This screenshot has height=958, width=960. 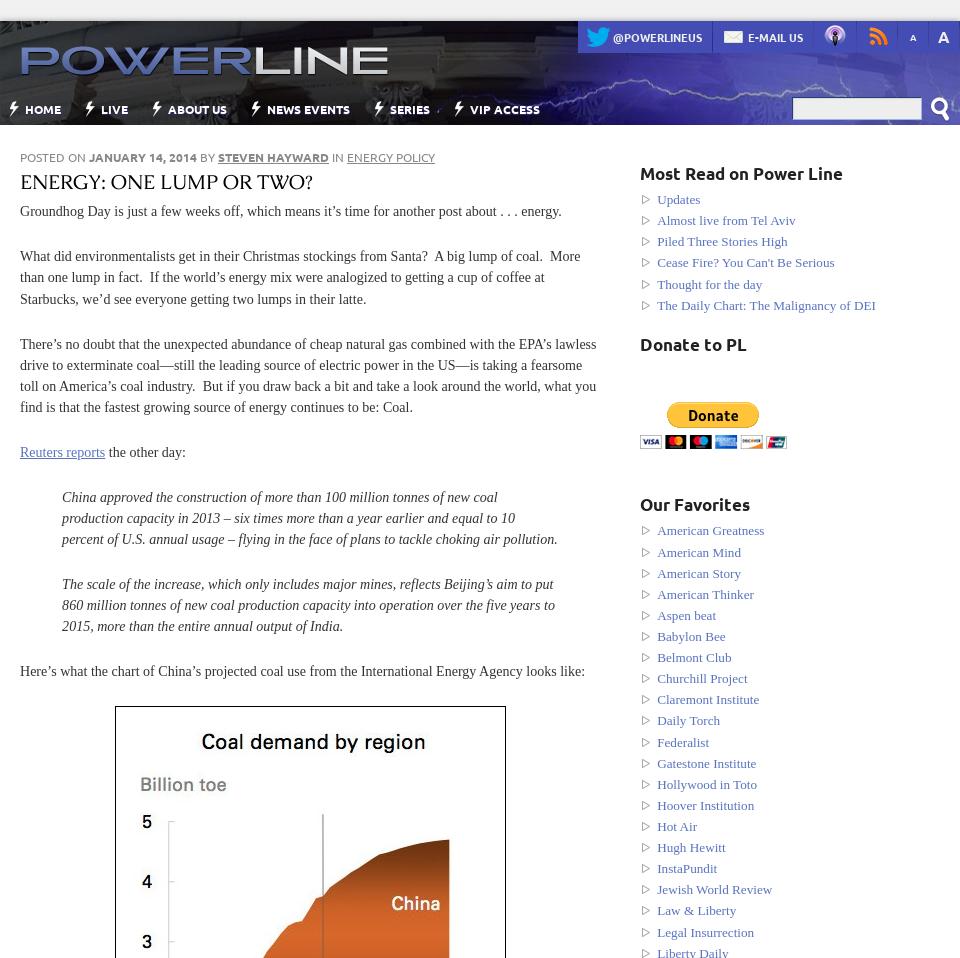 I want to click on 'Churchill Project', so click(x=701, y=677).